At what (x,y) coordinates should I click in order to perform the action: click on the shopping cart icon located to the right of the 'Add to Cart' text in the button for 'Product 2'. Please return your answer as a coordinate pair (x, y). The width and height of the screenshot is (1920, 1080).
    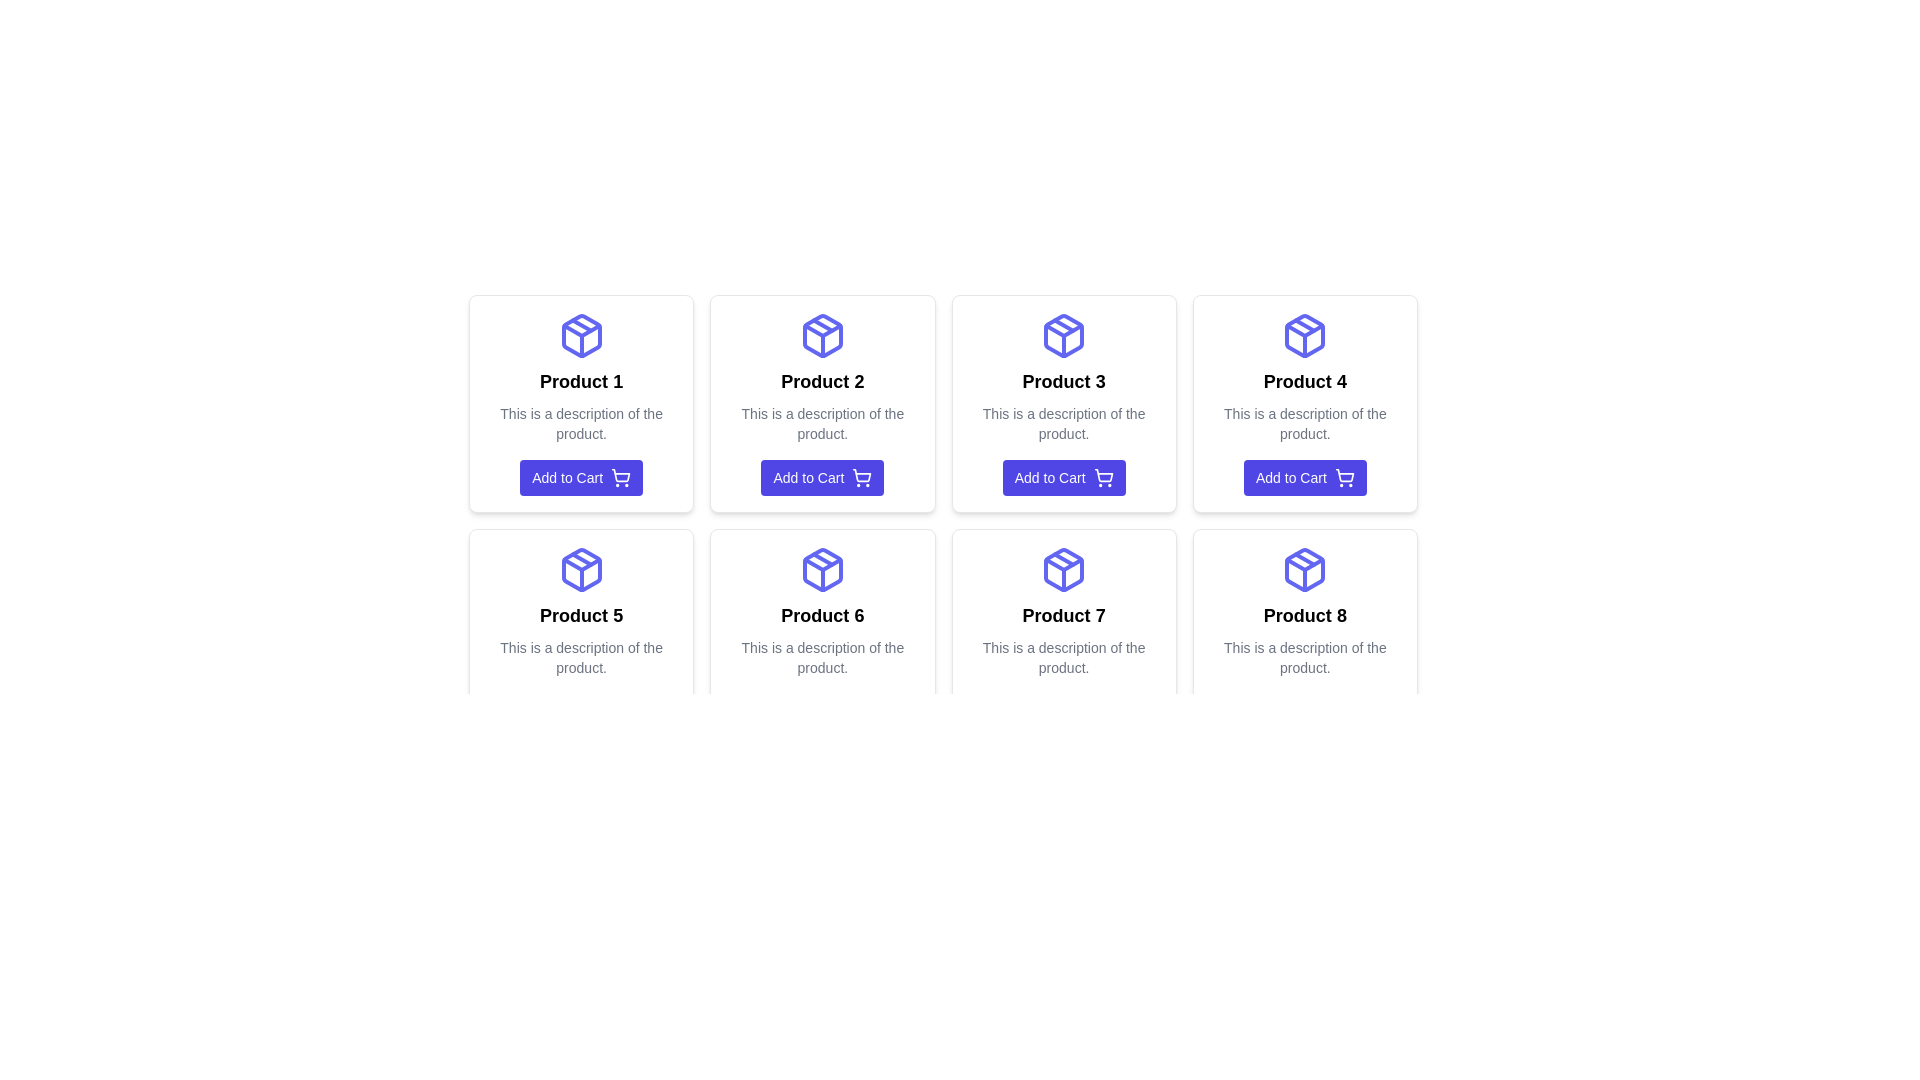
    Looking at the image, I should click on (862, 478).